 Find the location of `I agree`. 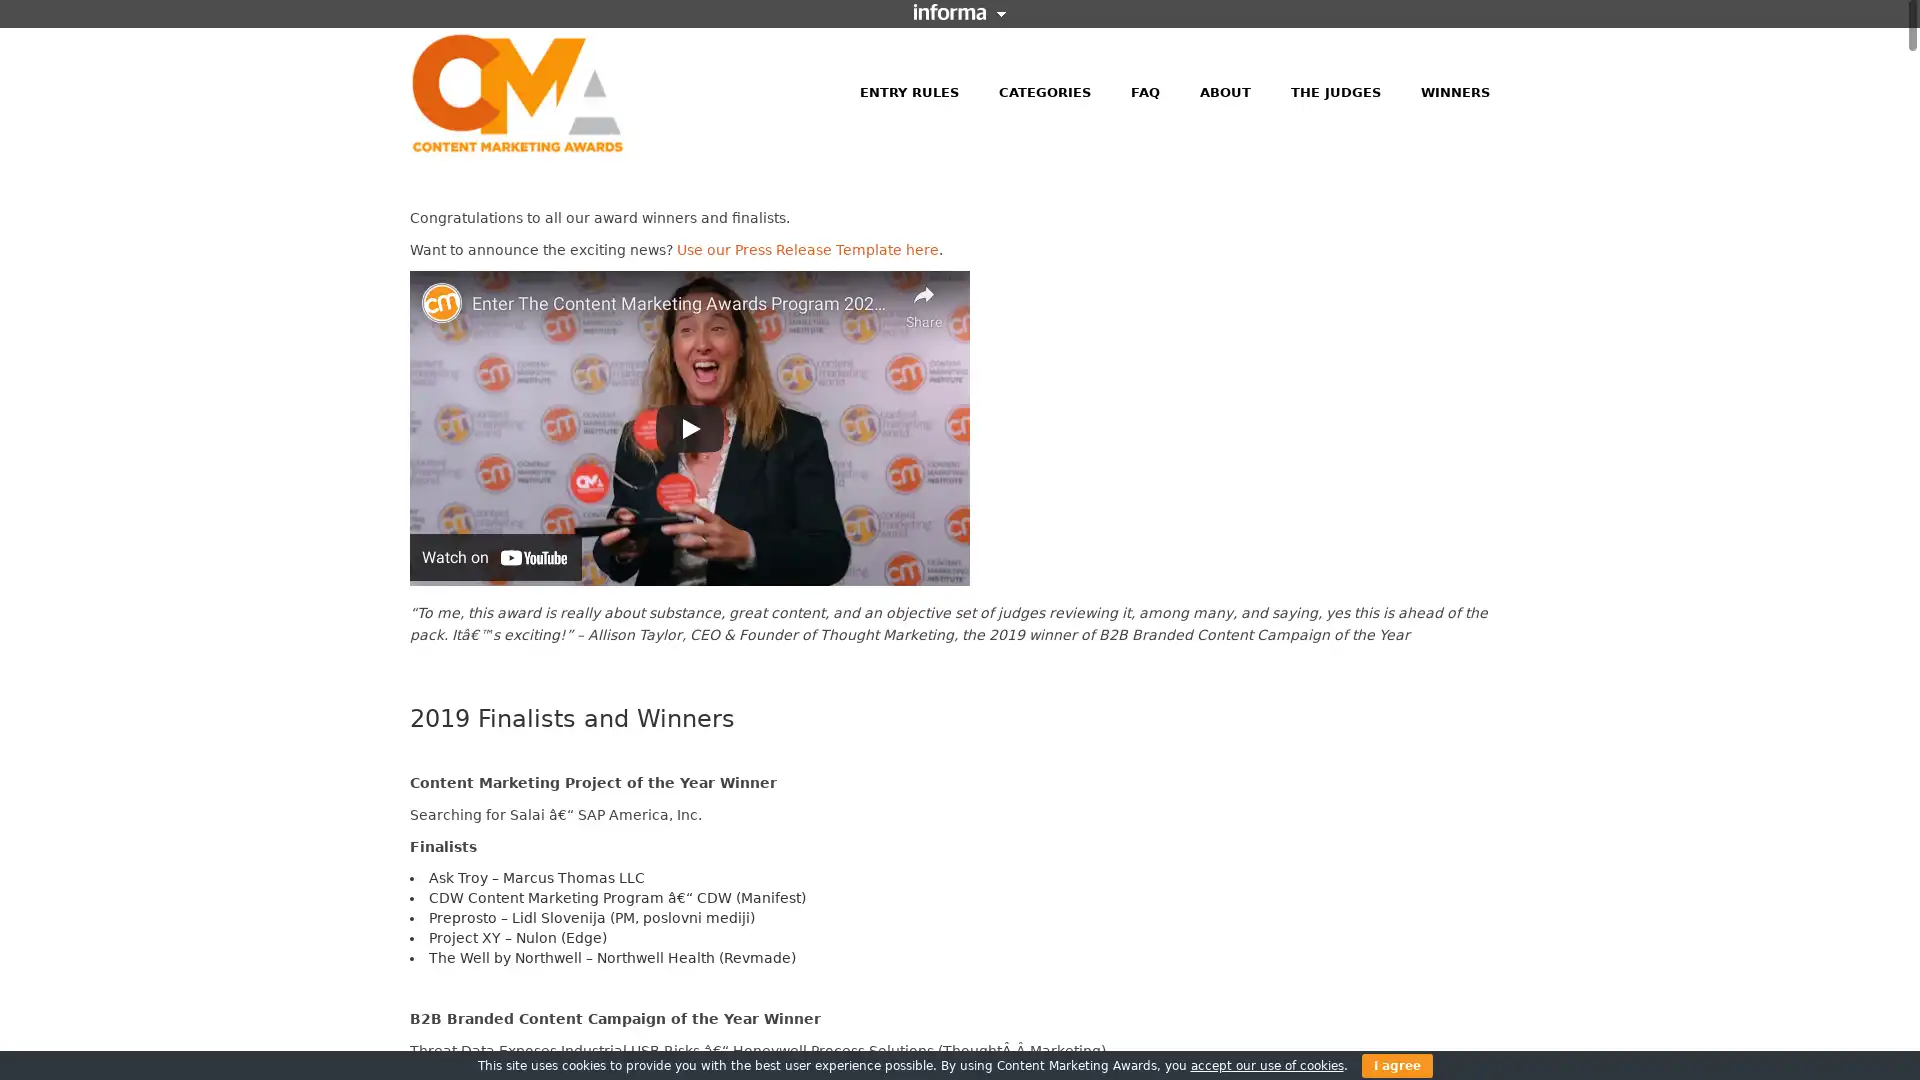

I agree is located at coordinates (1395, 1064).